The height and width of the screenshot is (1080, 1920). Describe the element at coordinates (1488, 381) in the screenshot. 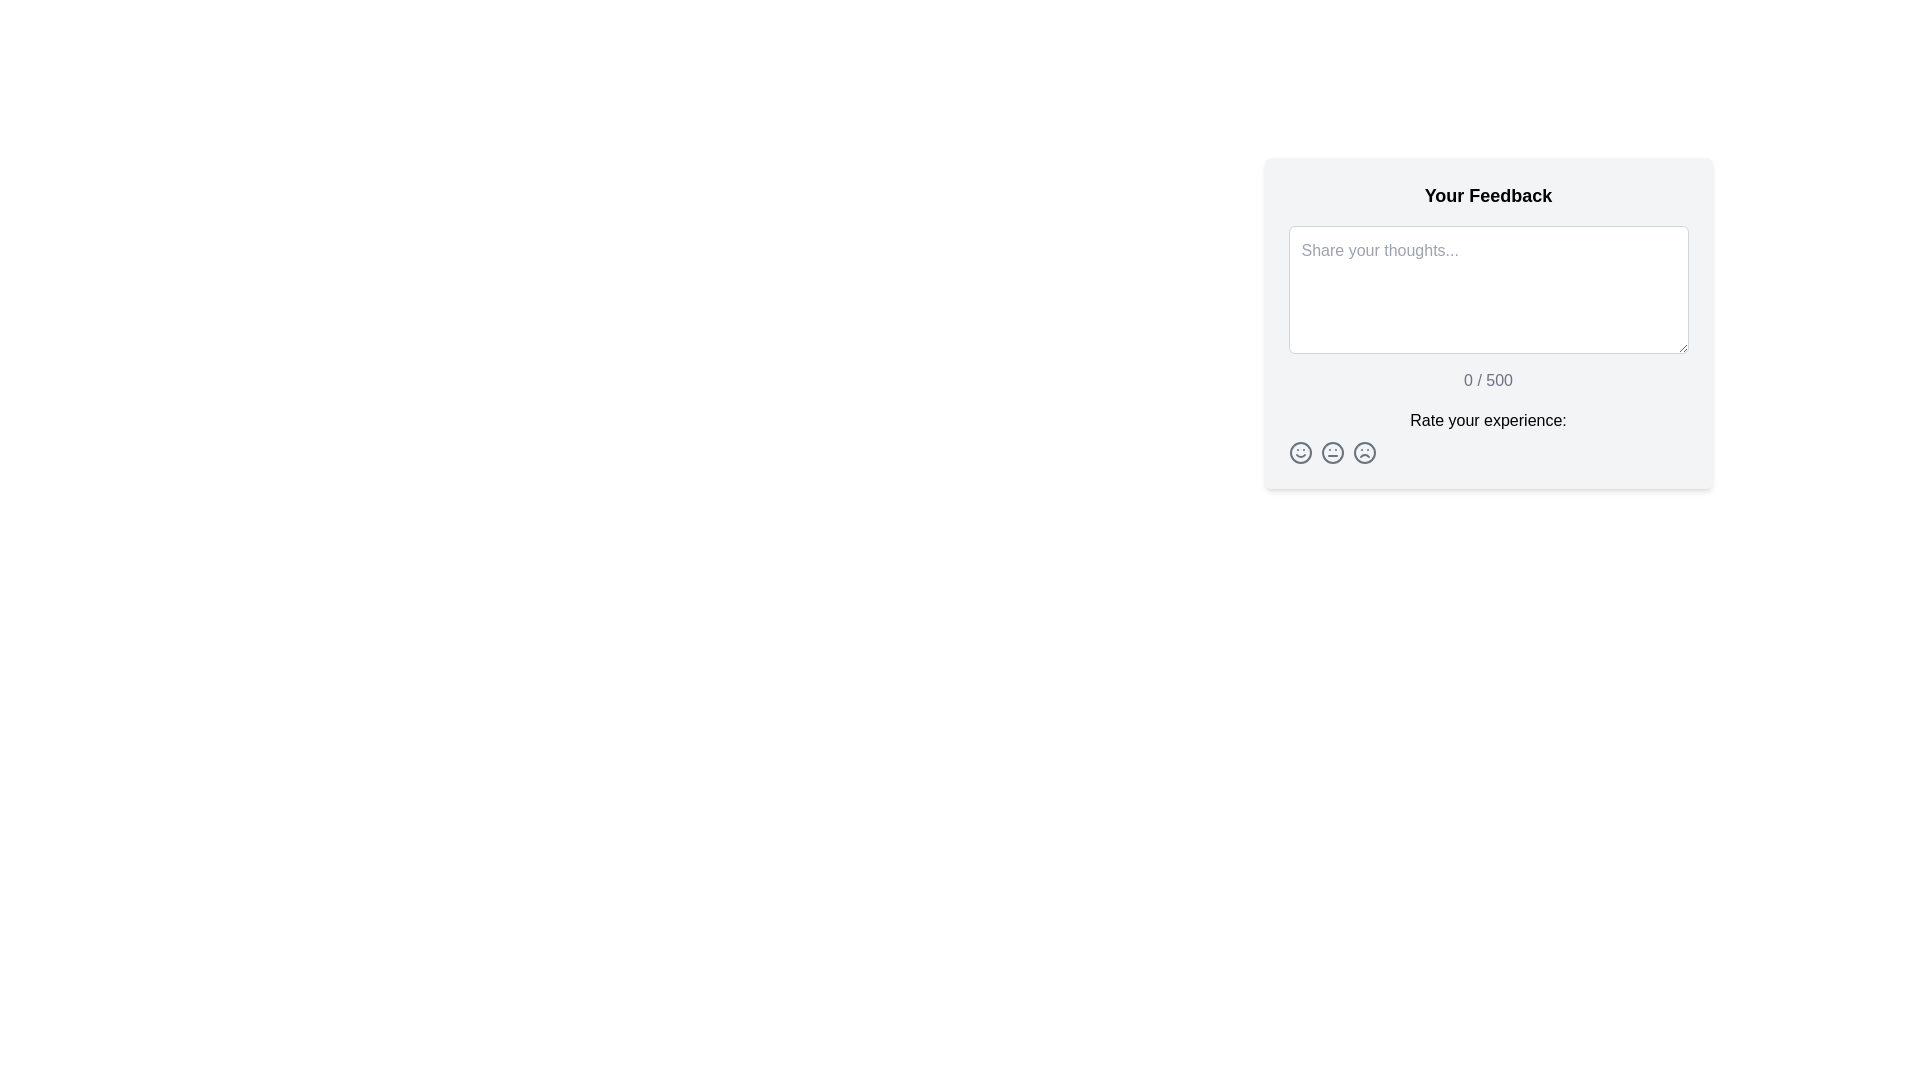

I see `the character counter text display located beneath the input field in the feedback form, which indicates the number of characters typed out of a maximum of 500` at that location.